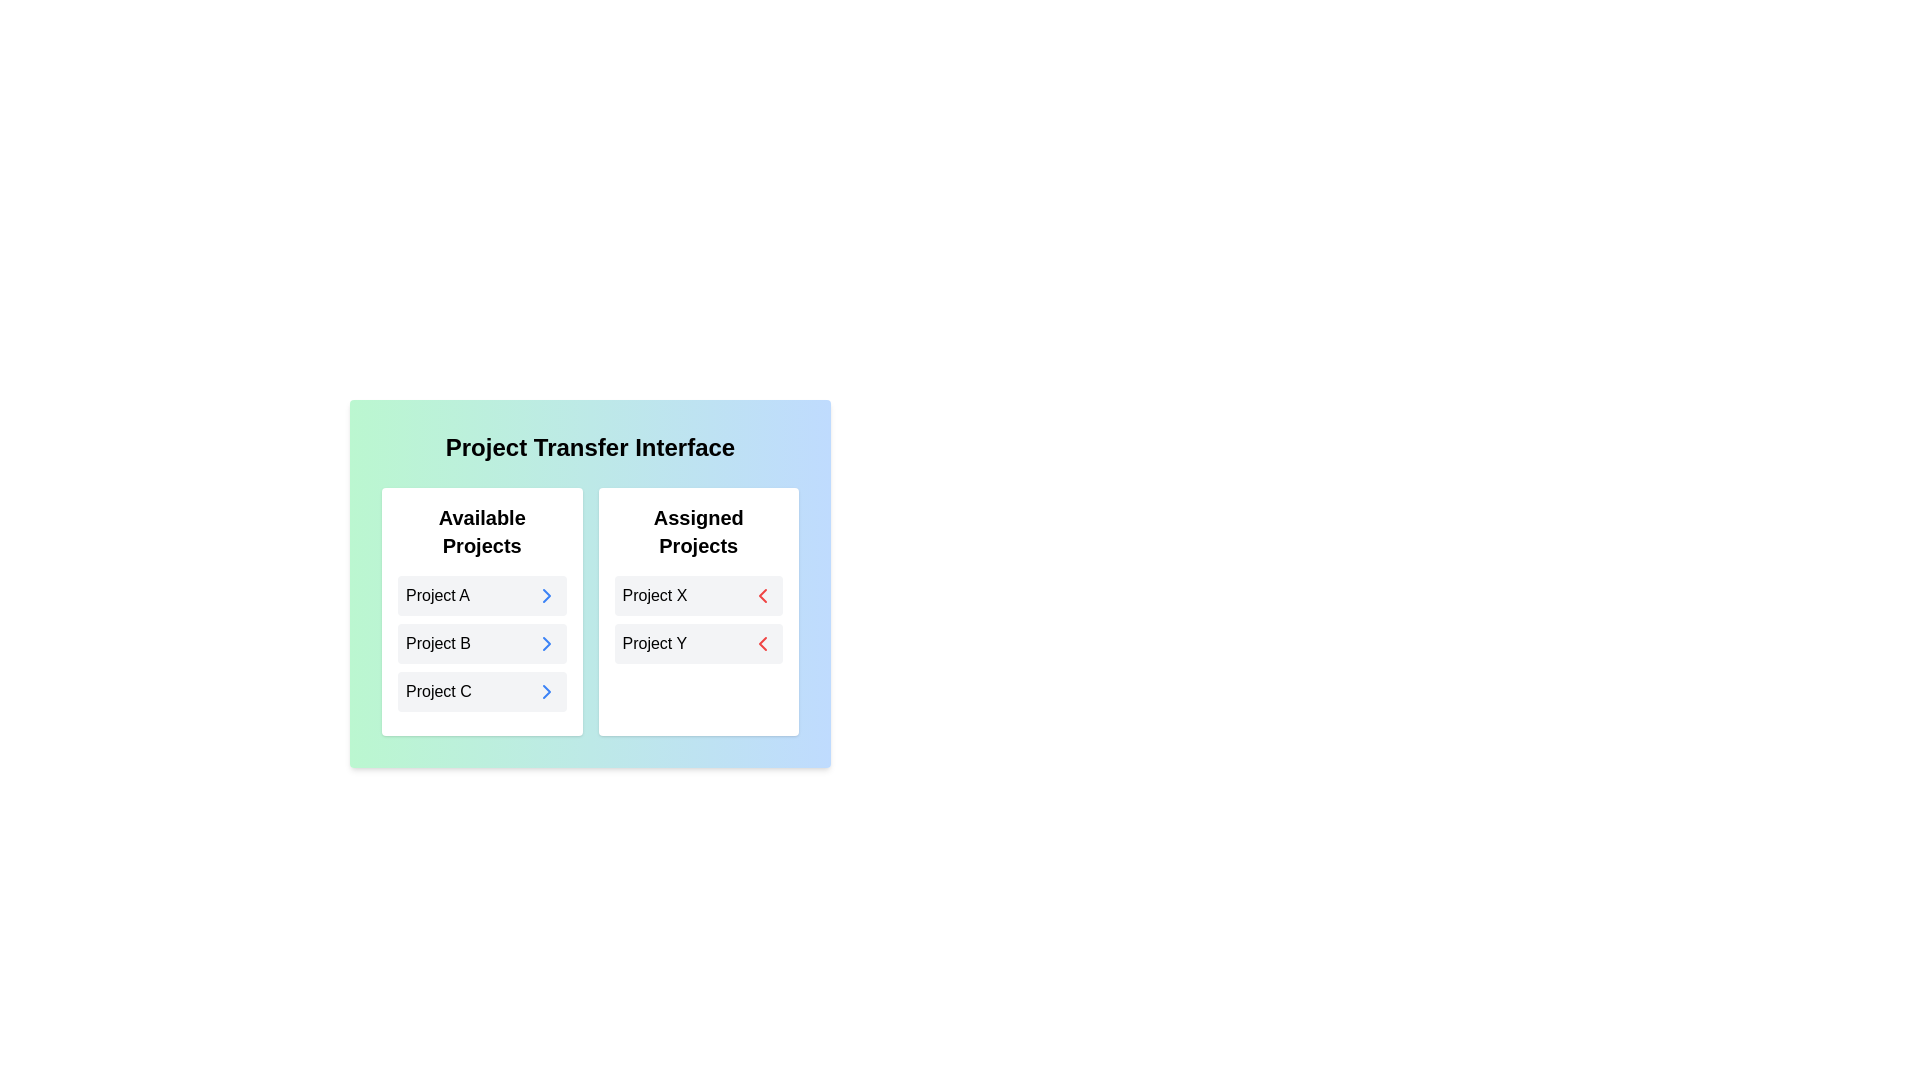 This screenshot has height=1080, width=1920. Describe the element at coordinates (762, 595) in the screenshot. I see `the leftward-facing red arrow icon button located to the right of the 'Project X' text in the 'Assigned Projects' list to initiate the project transfer` at that location.